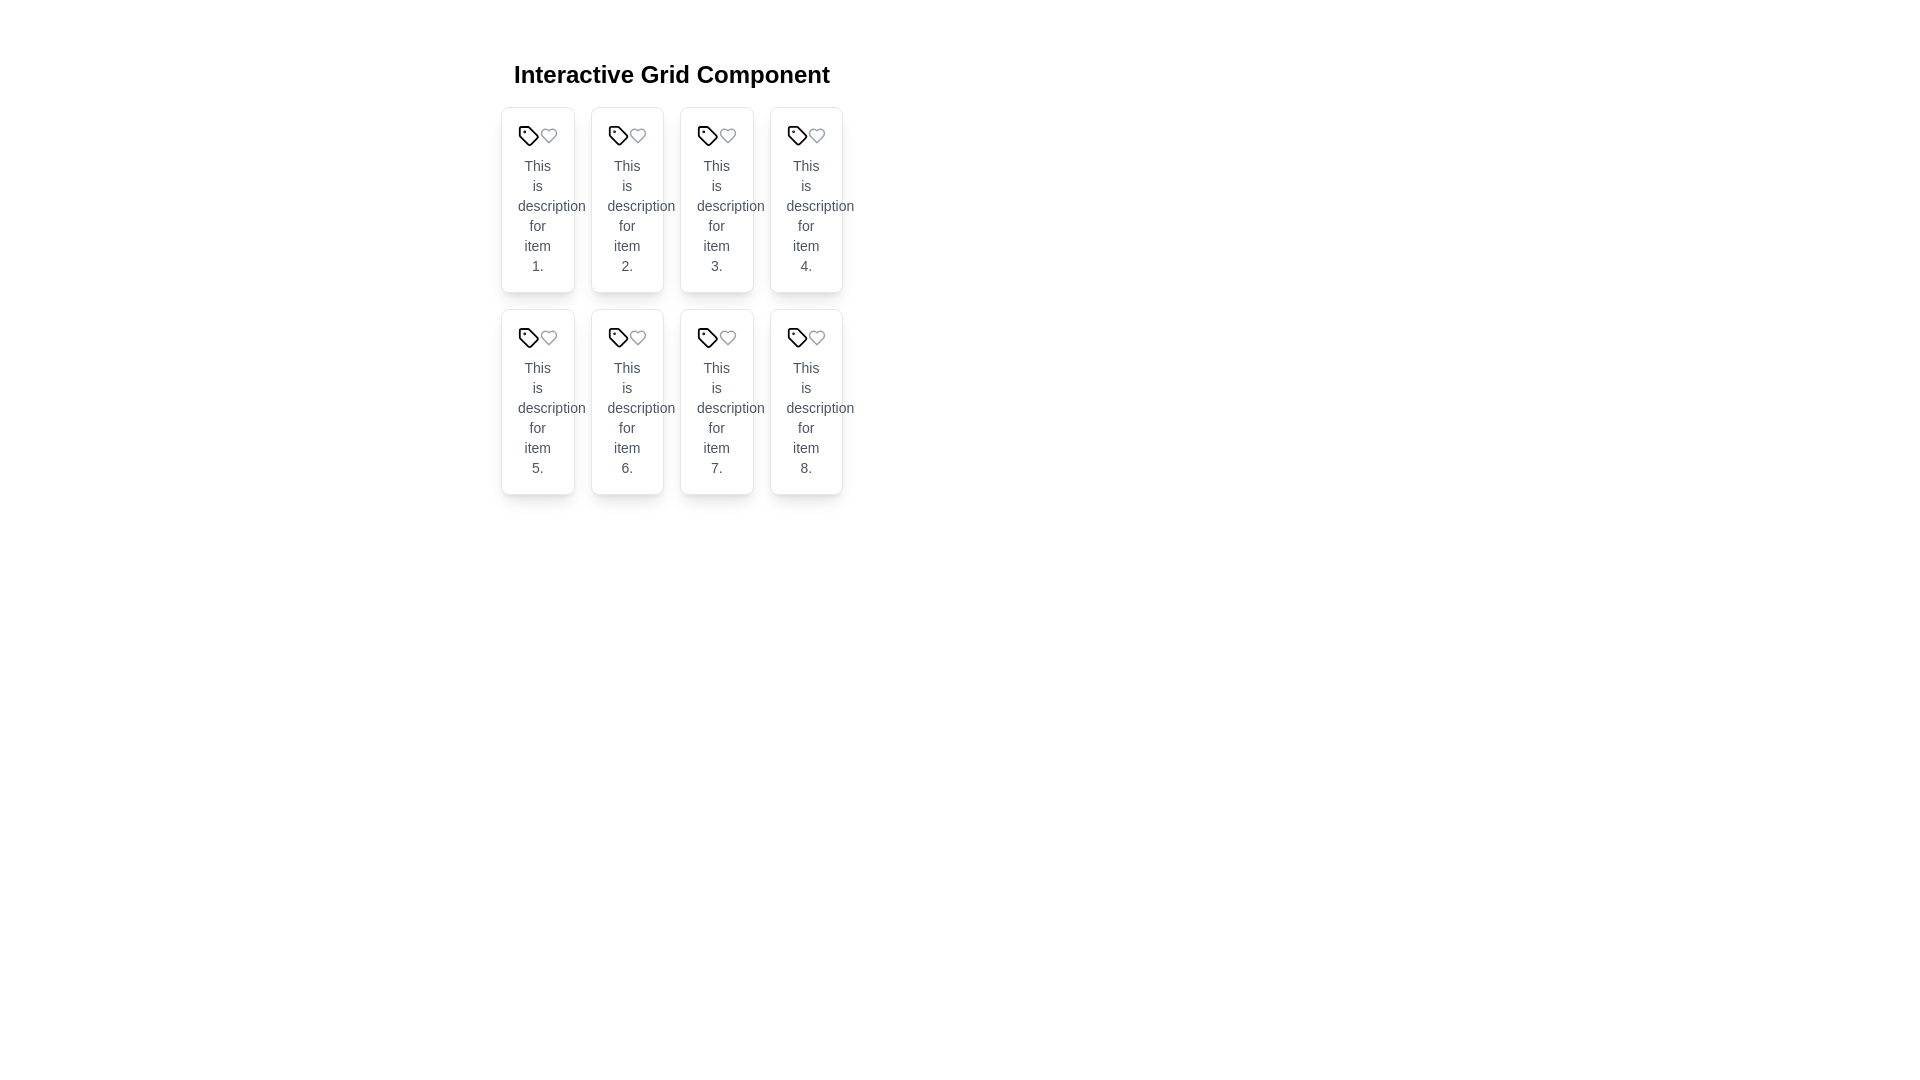 The width and height of the screenshot is (1920, 1080). What do you see at coordinates (707, 337) in the screenshot?
I see `the small tag-like icon with a black stroke on a white background located in the seventh tile of the grid` at bounding box center [707, 337].